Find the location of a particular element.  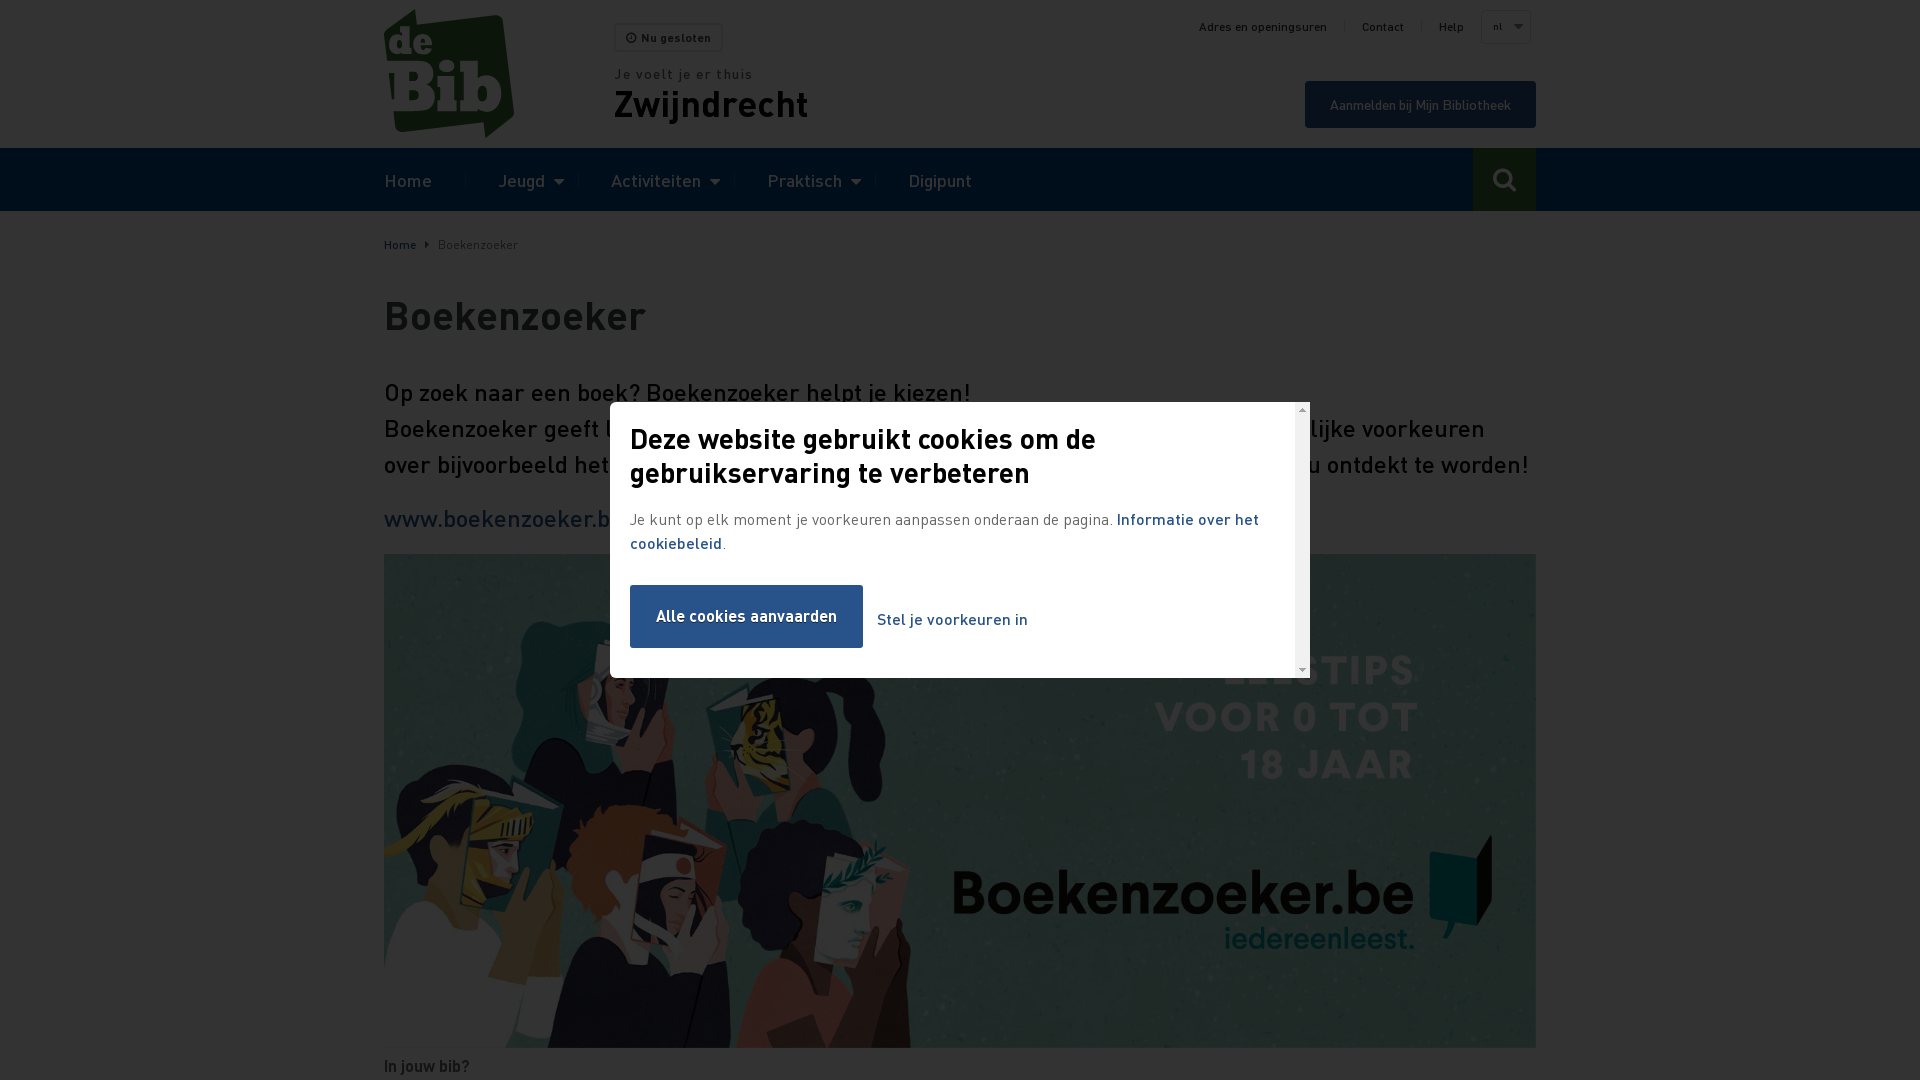

'Overslaan en naar zoeken gaan' is located at coordinates (0, 0).